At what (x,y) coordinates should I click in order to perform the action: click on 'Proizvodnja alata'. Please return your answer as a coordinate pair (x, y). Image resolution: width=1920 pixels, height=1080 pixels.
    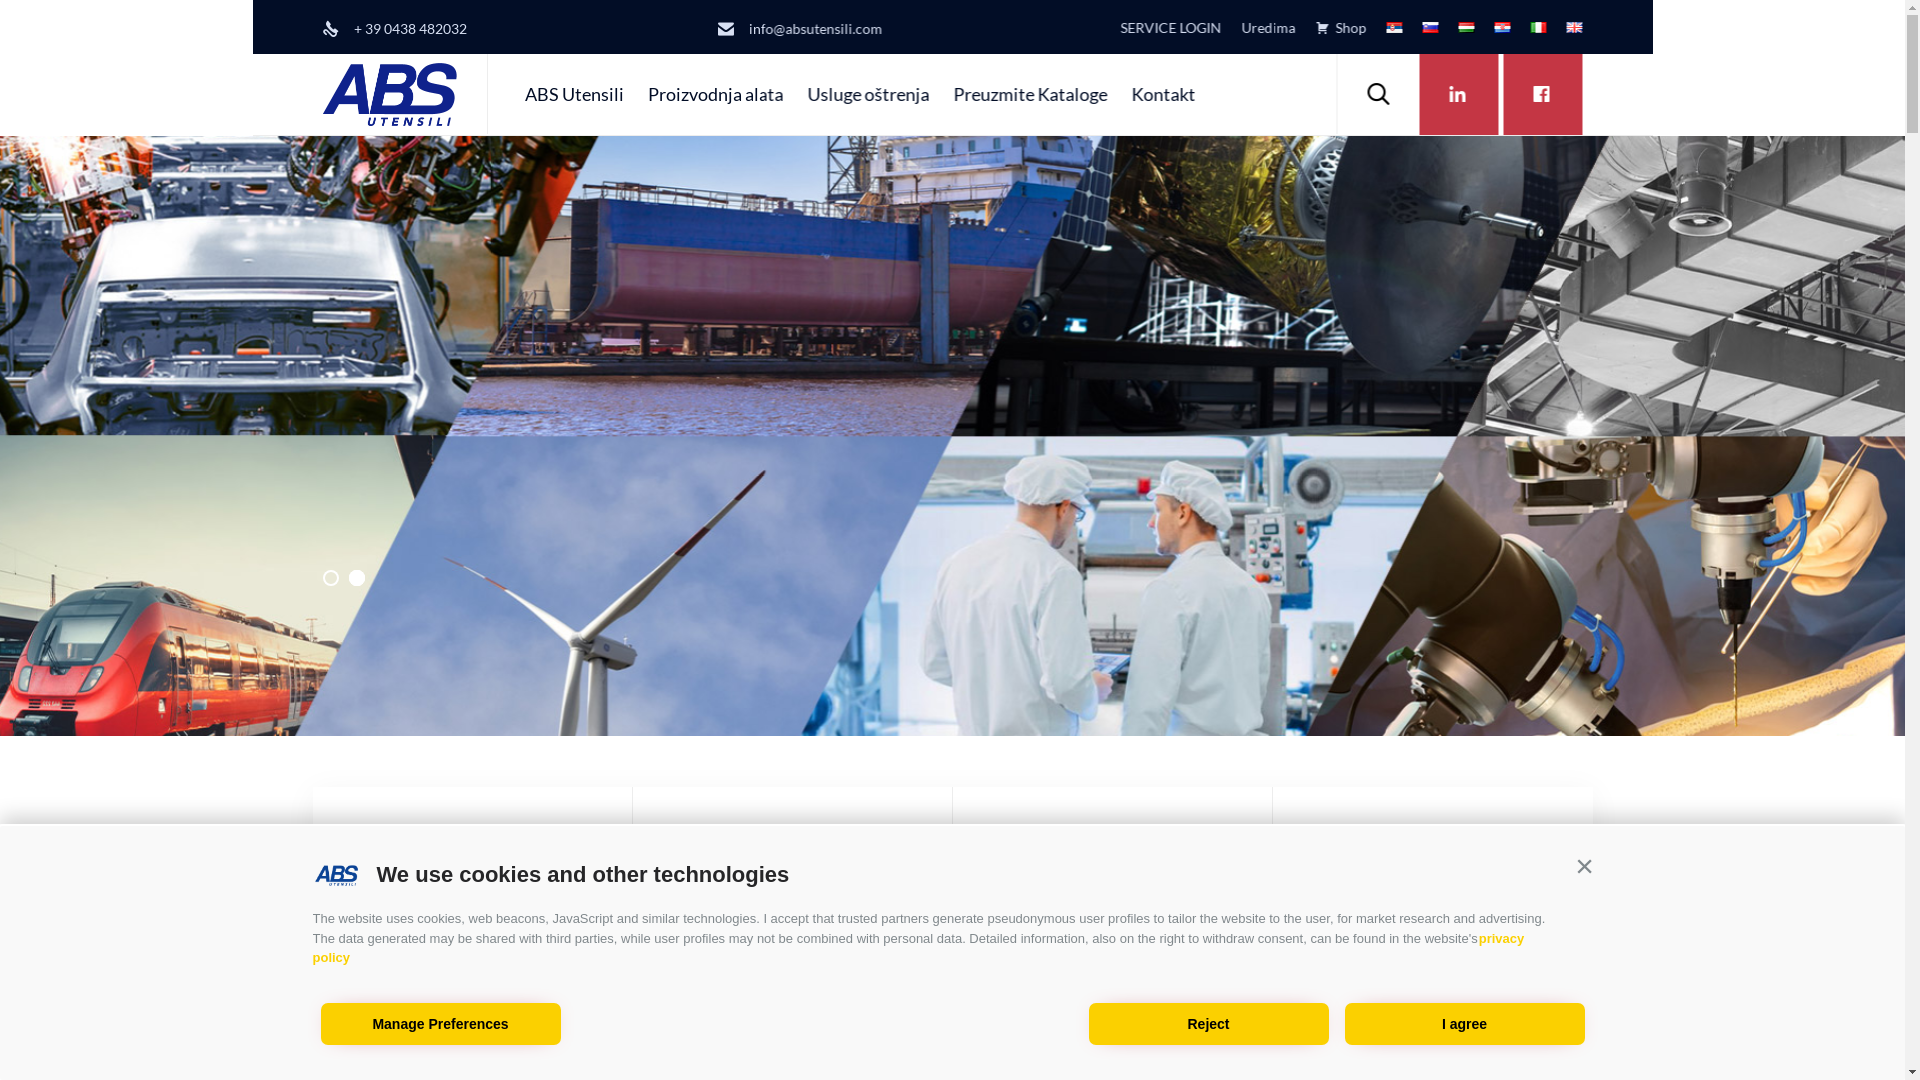
    Looking at the image, I should click on (681, 866).